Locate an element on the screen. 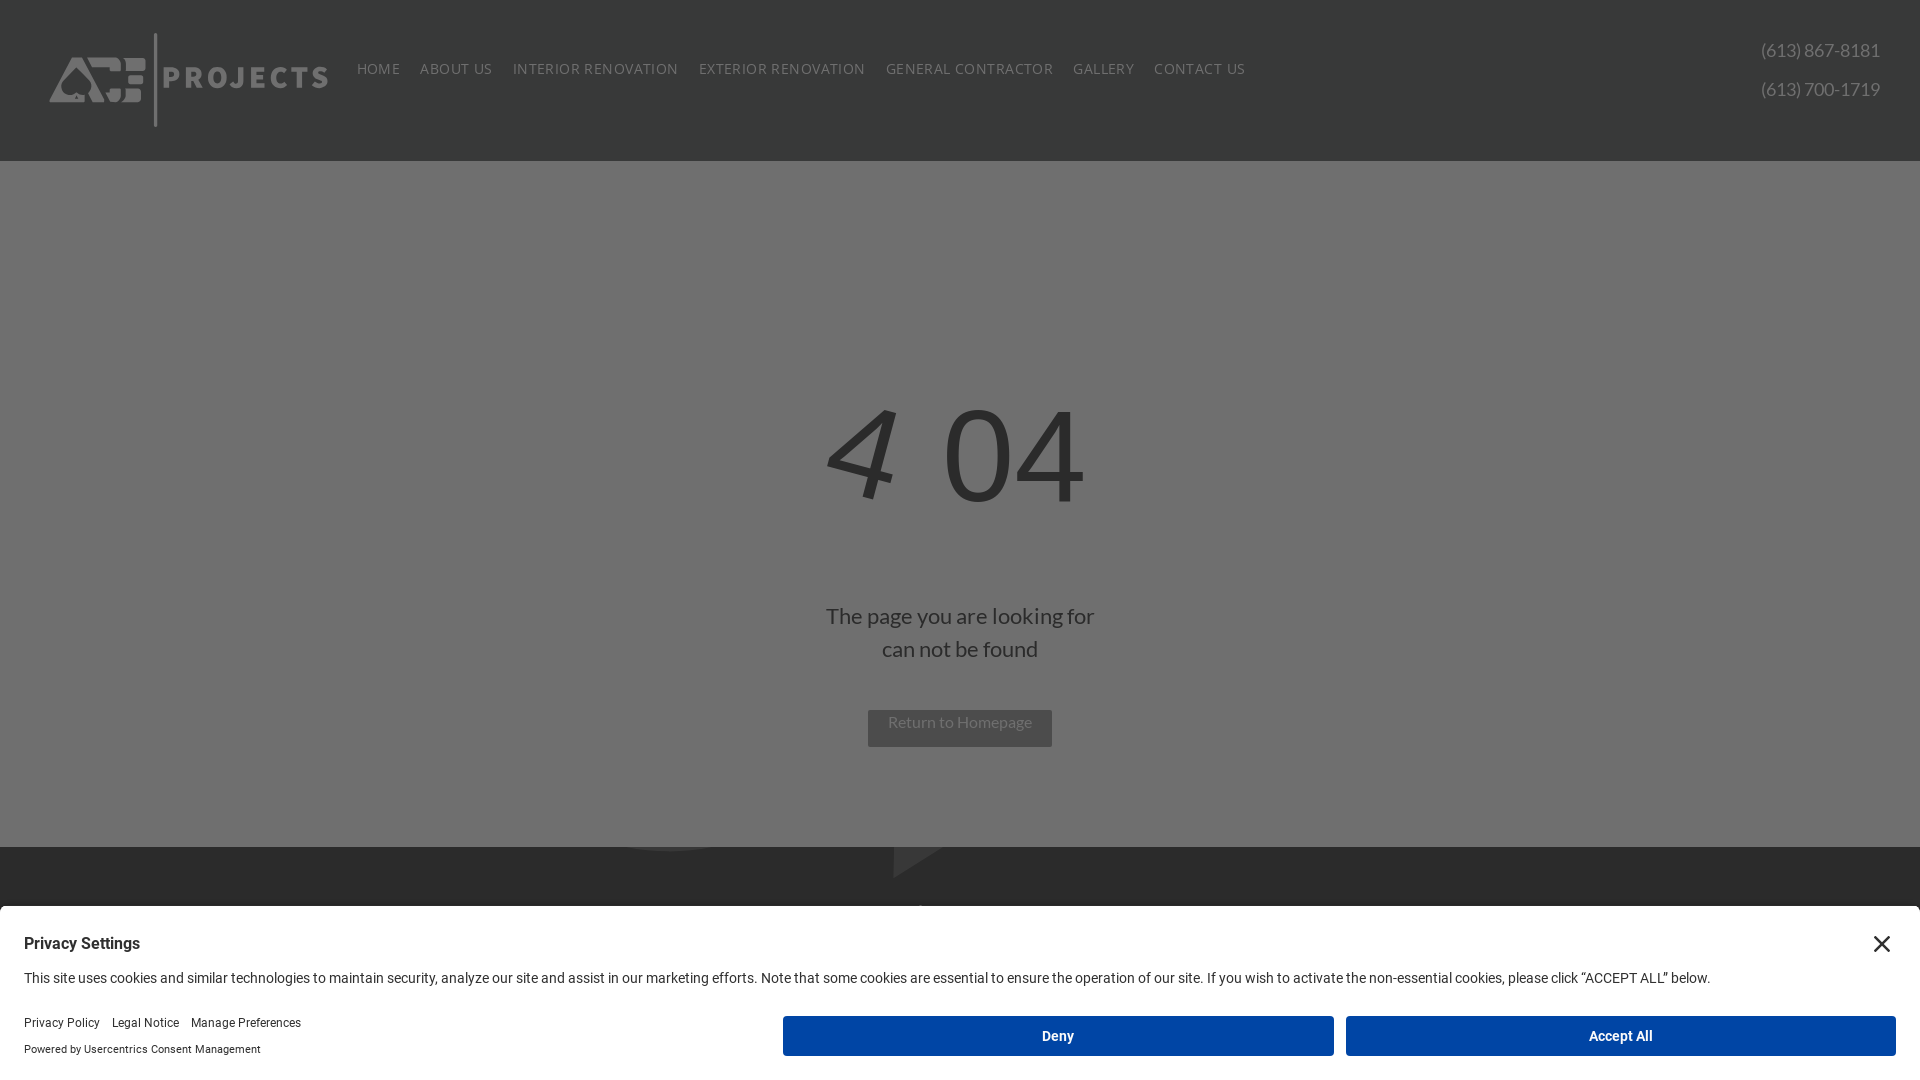  'HOME' is located at coordinates (379, 67).